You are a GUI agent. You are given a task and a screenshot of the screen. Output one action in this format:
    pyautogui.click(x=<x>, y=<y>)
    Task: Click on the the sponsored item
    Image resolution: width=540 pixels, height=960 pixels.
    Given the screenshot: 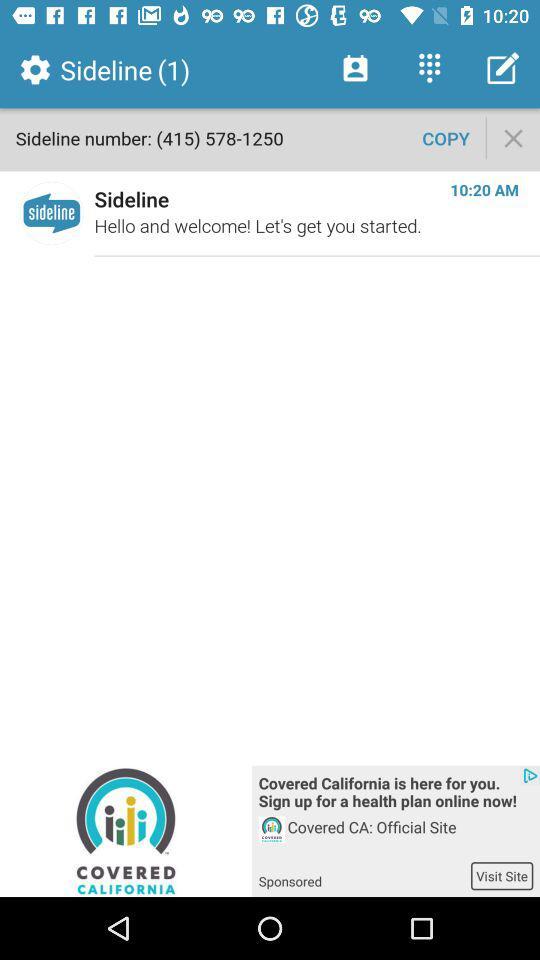 What is the action you would take?
    pyautogui.click(x=363, y=874)
    